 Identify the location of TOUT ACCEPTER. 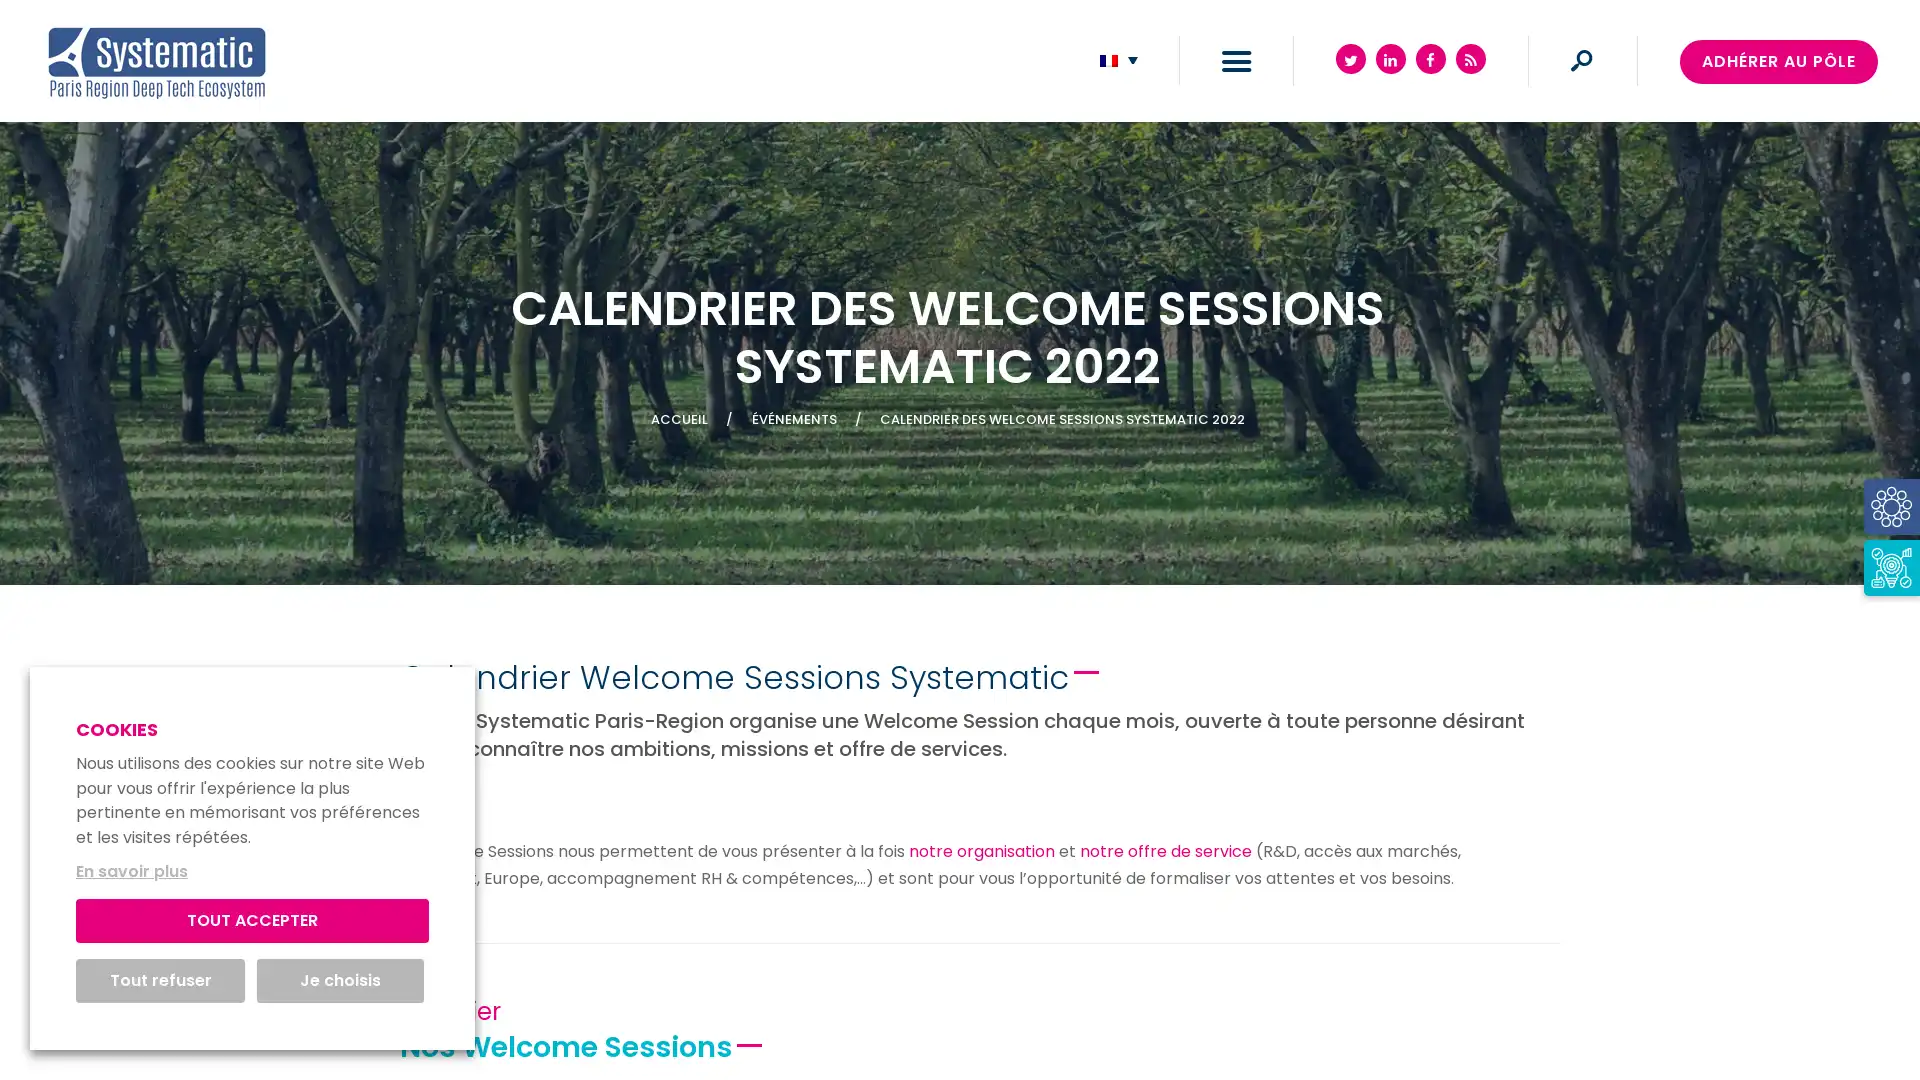
(251, 921).